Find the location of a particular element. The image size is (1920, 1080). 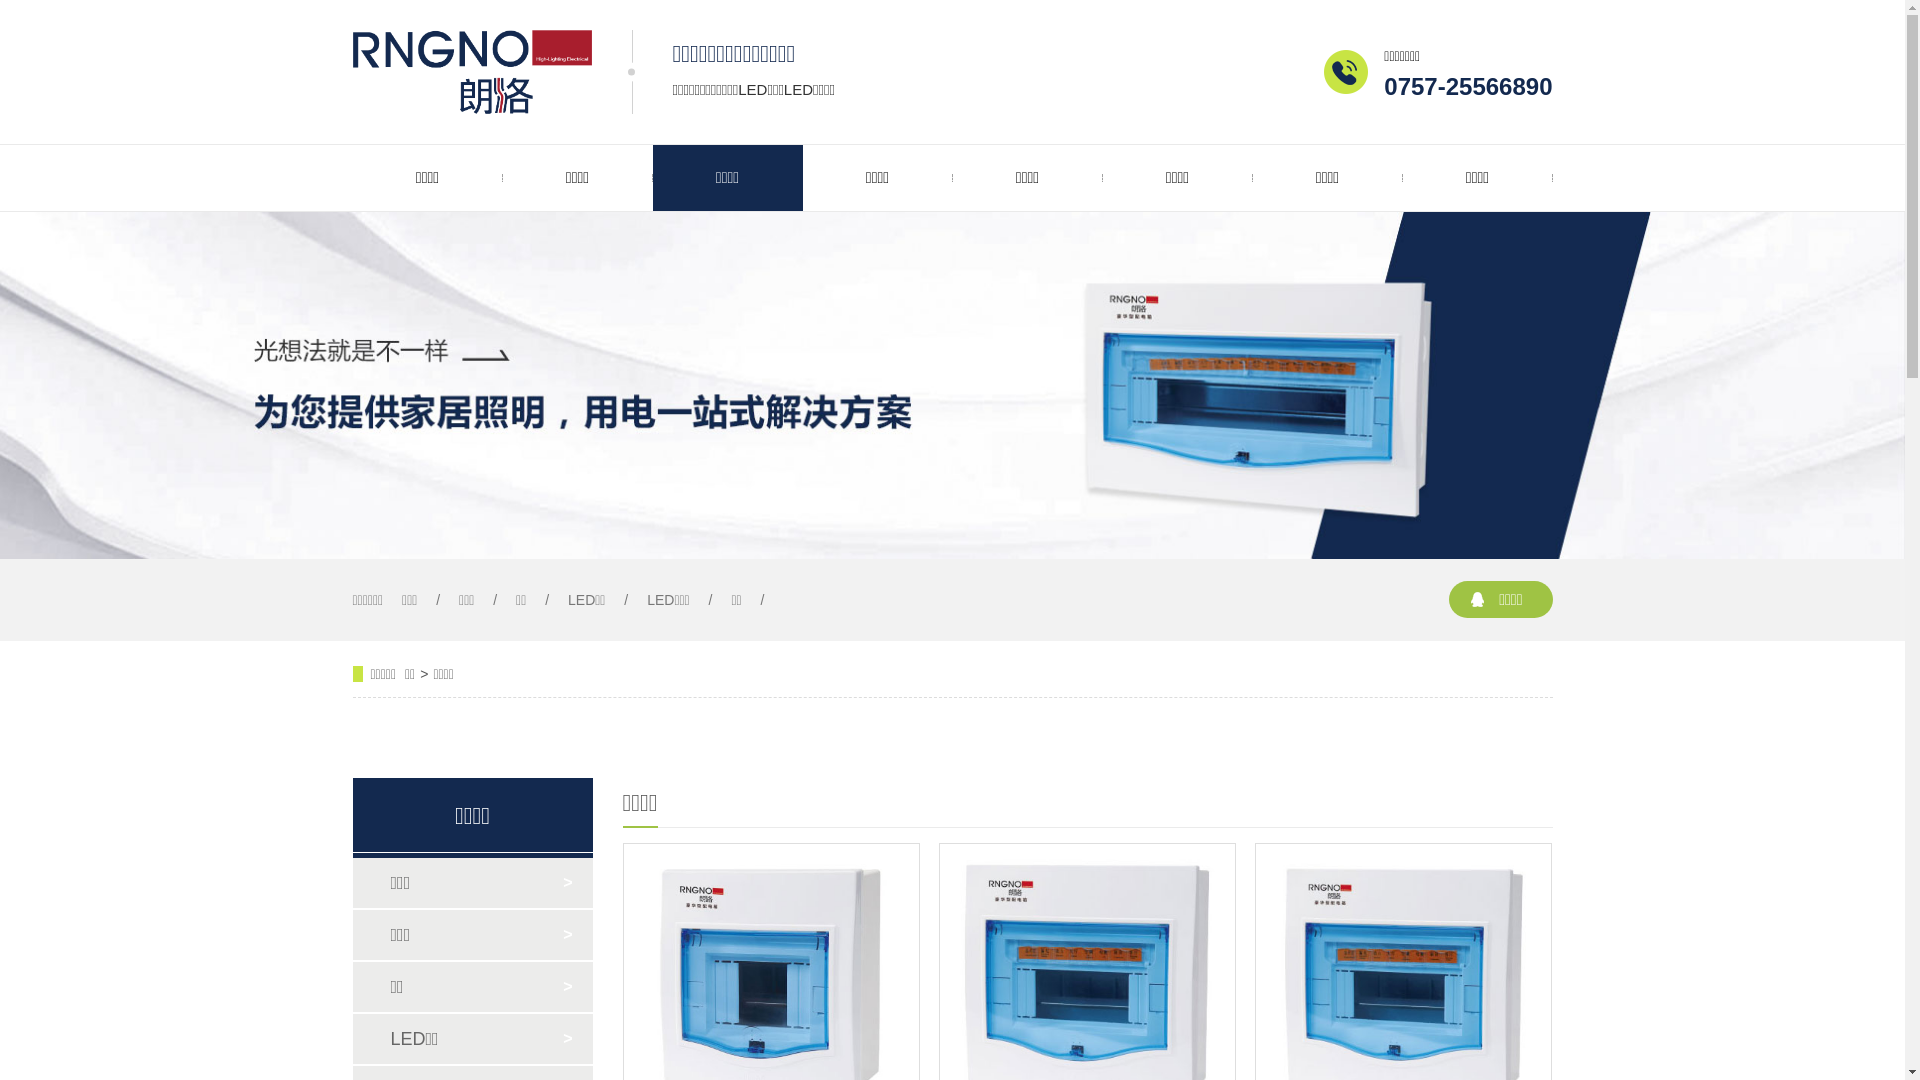

'0757-25566890' is located at coordinates (1468, 85).